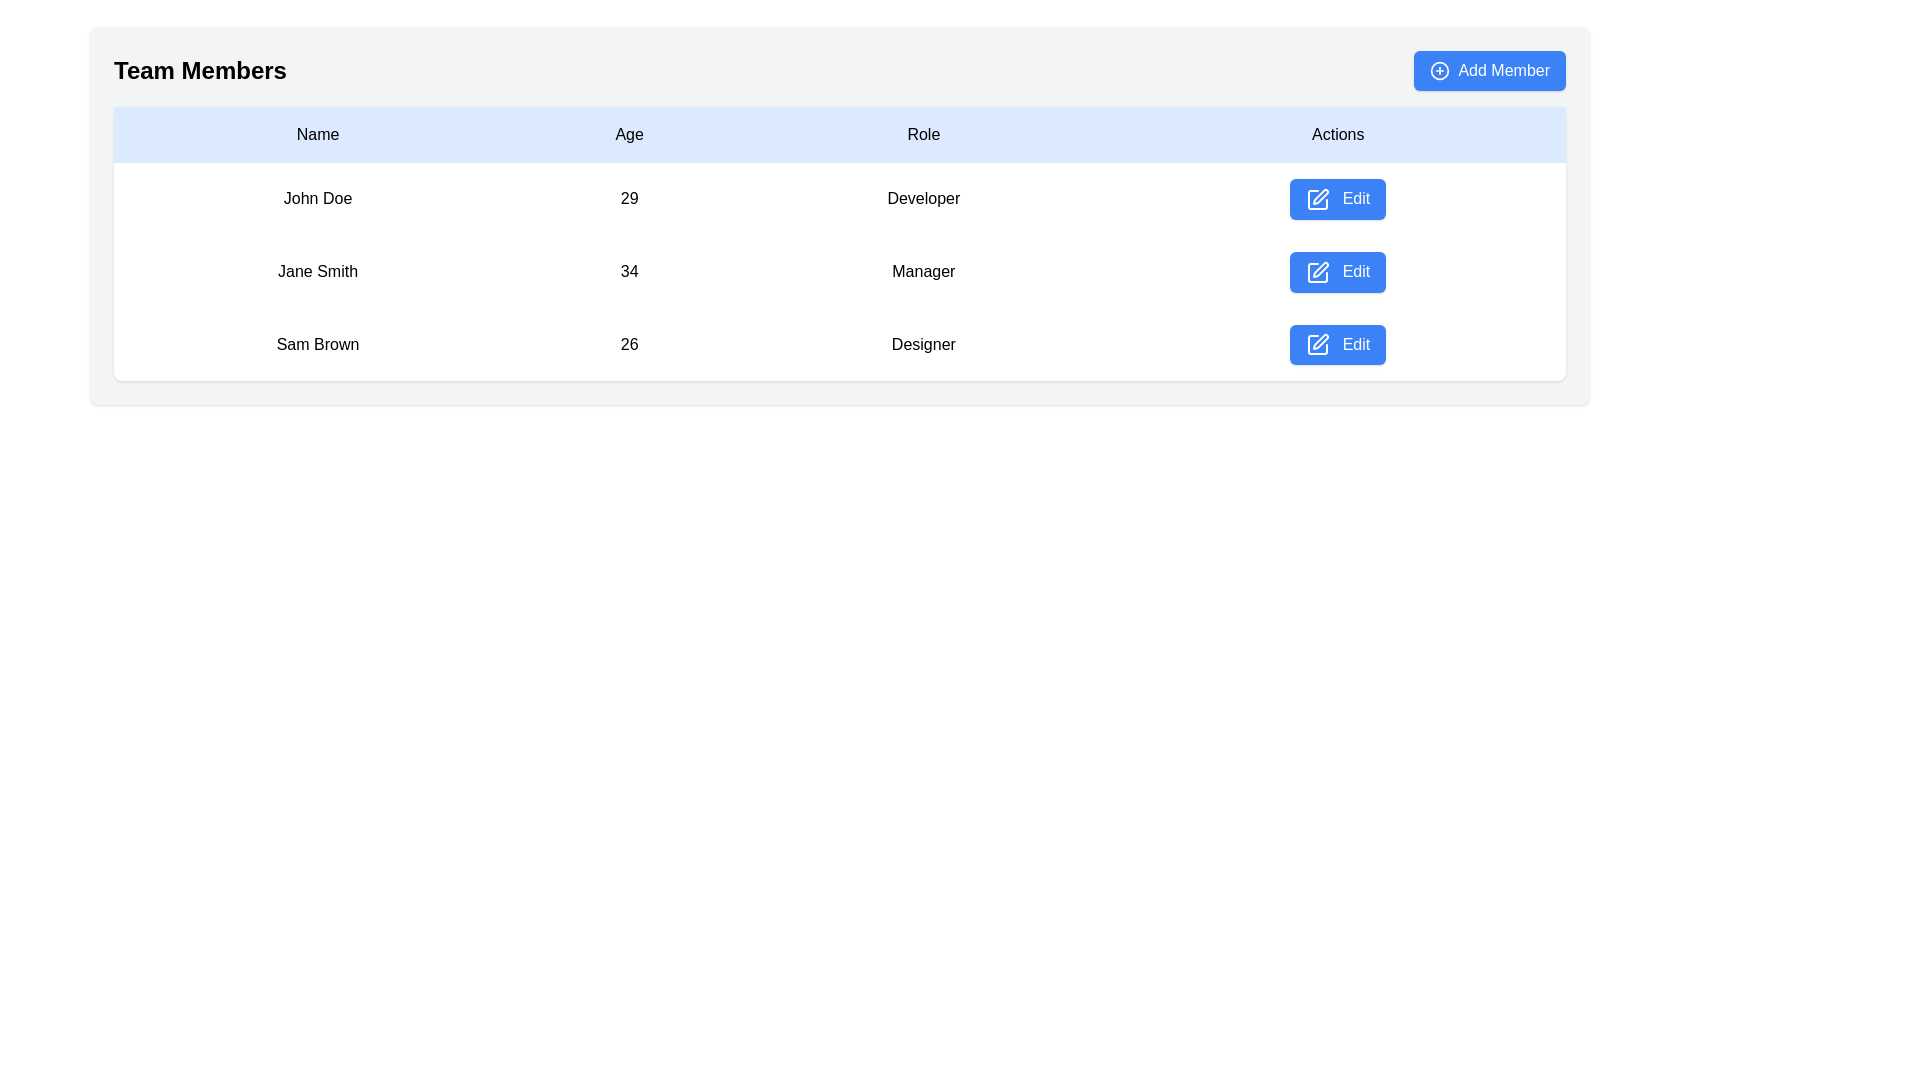  Describe the element at coordinates (628, 343) in the screenshot. I see `the text label displaying '26' in bold sans-serif font, which represents the age of 'Sam Brown' in the 'Team Members' section of the table` at that location.